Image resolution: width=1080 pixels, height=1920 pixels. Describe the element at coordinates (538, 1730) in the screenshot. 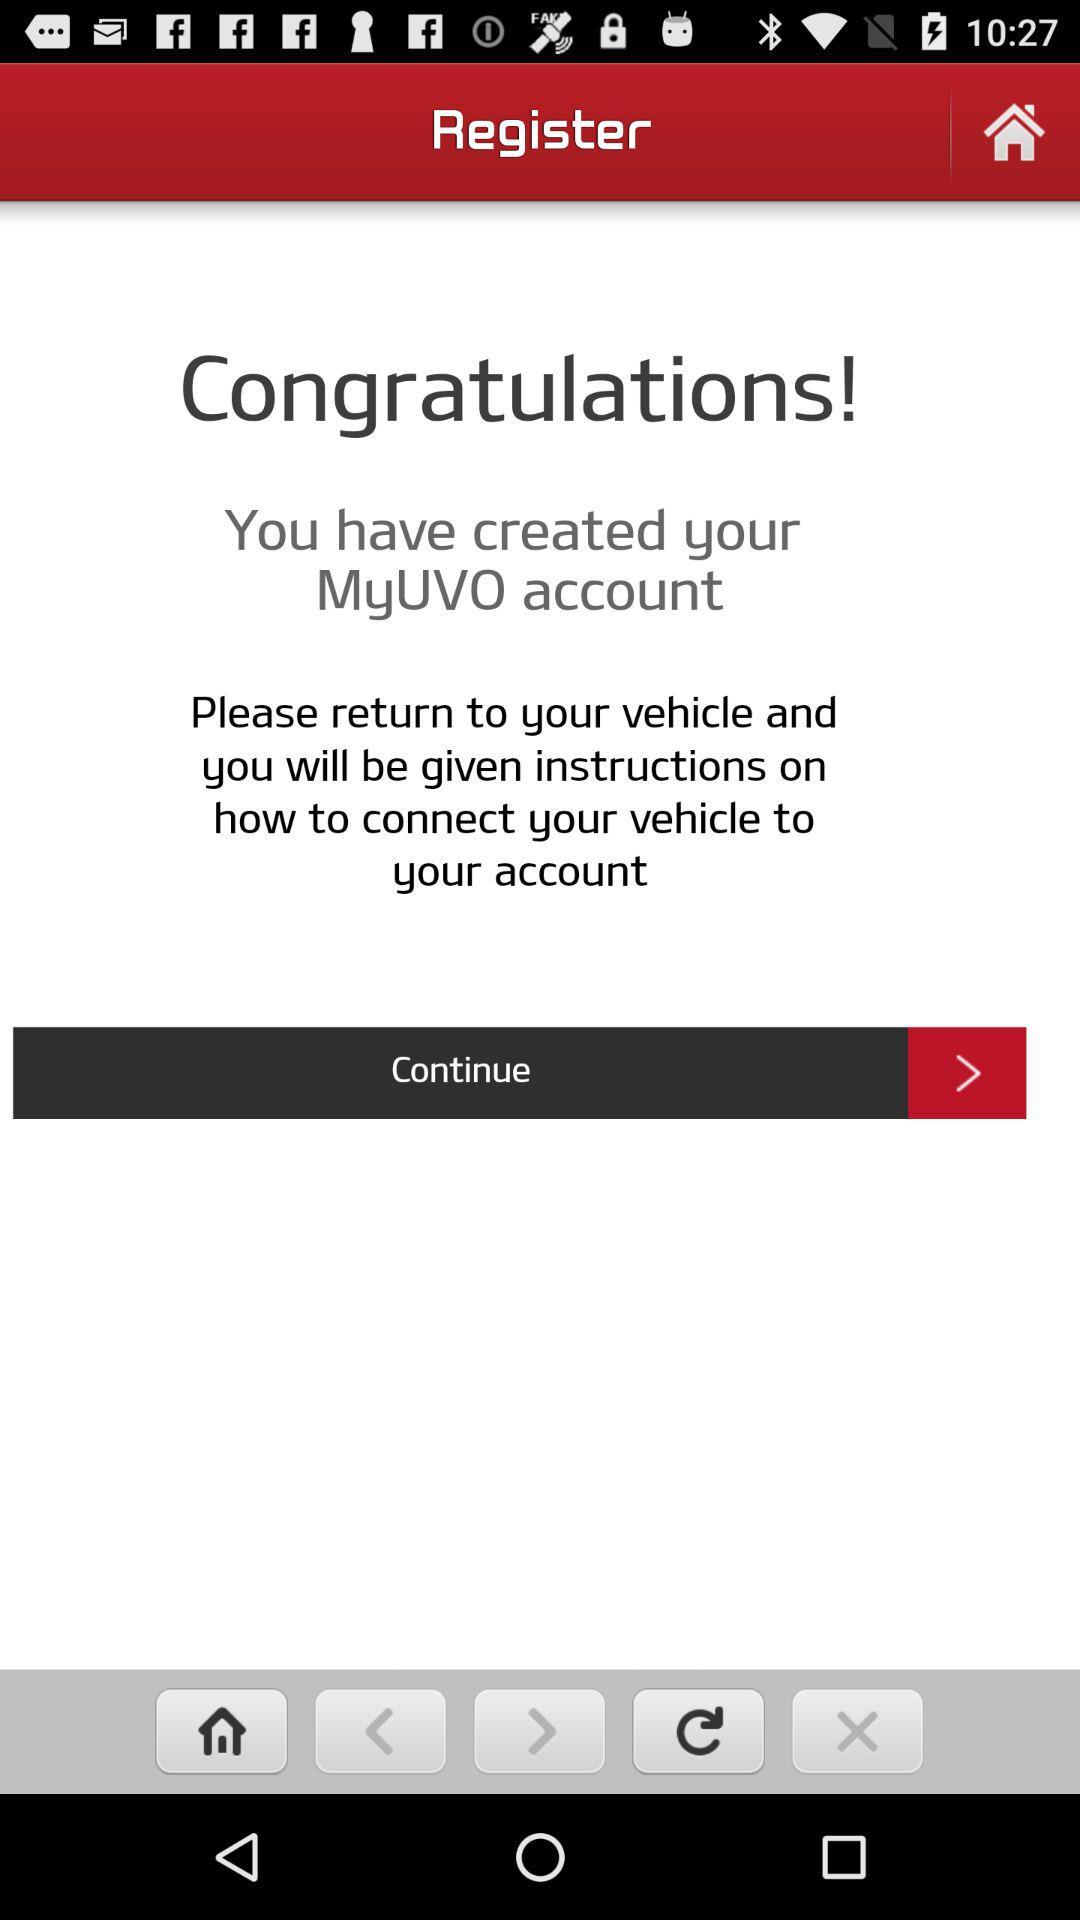

I see `click next` at that location.